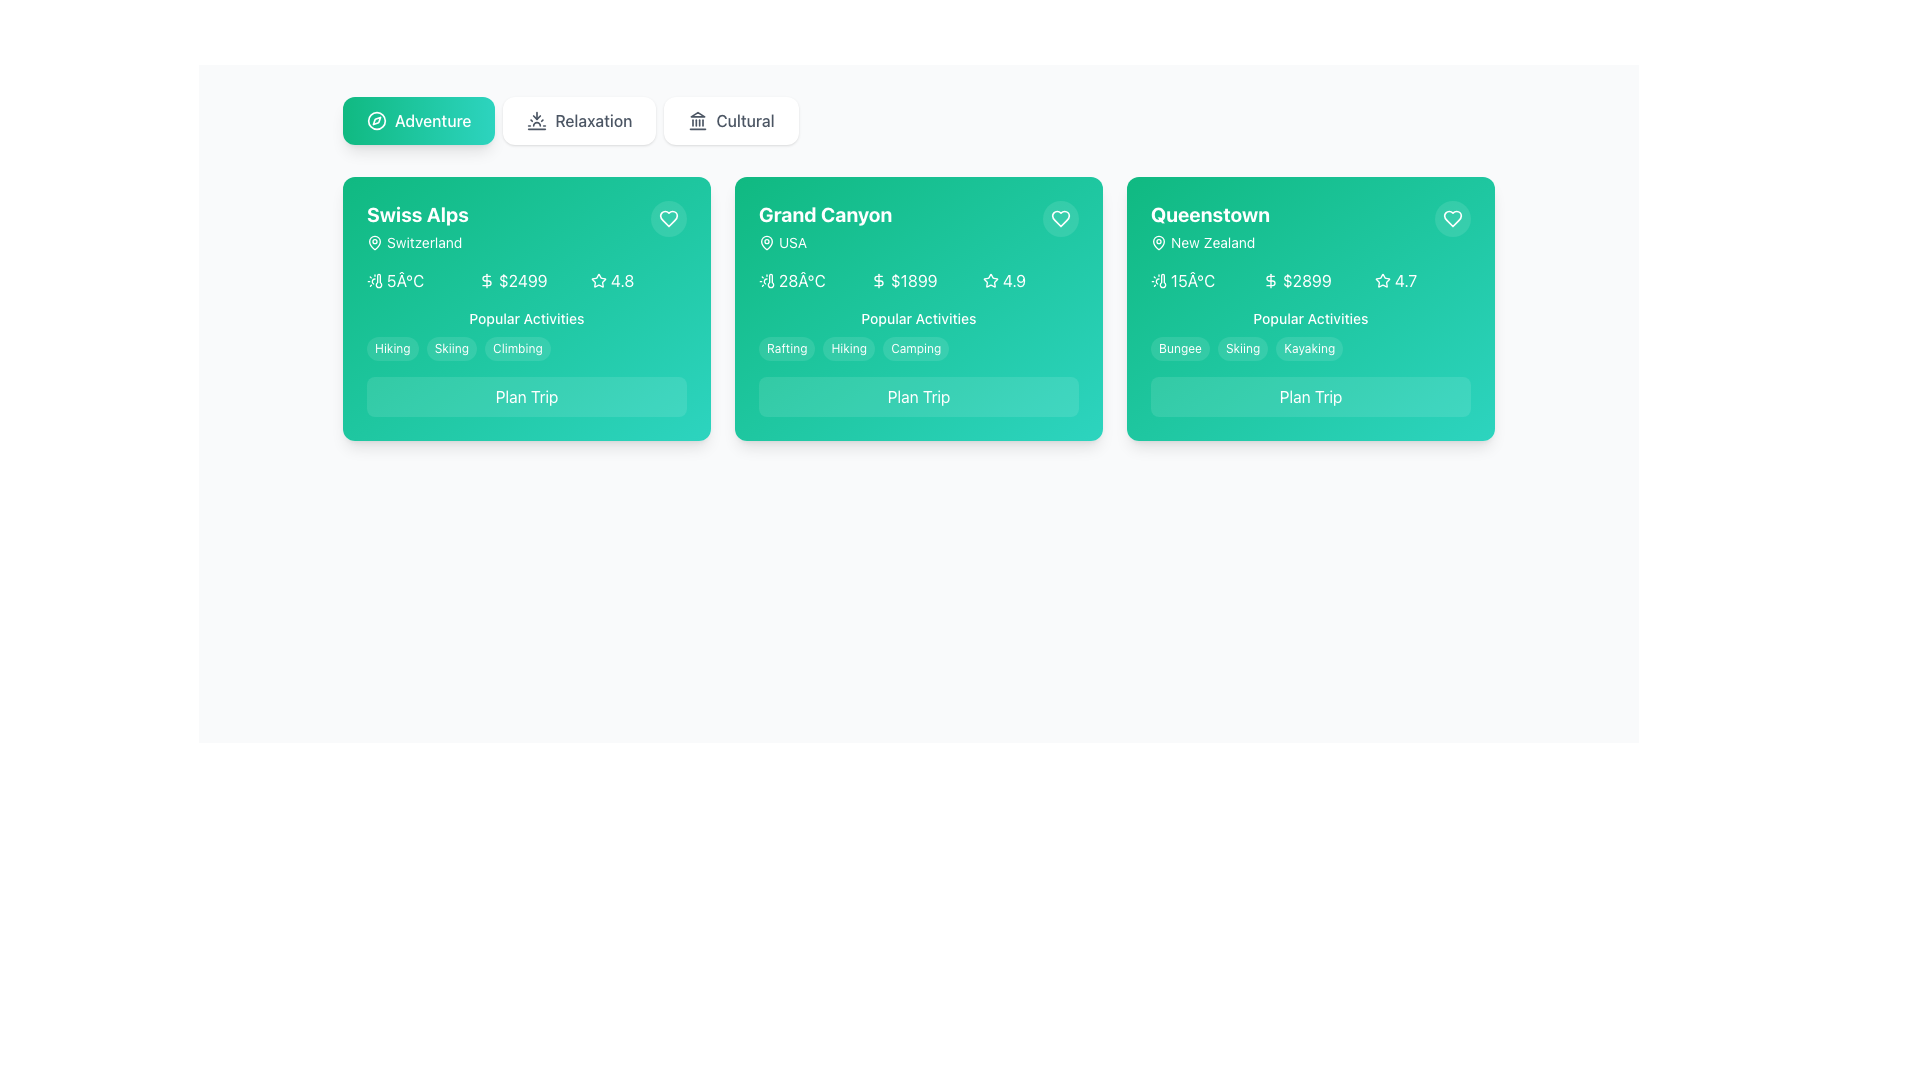 The height and width of the screenshot is (1080, 1920). Describe the element at coordinates (537, 120) in the screenshot. I see `the icon located to the left of the 'Relaxation' text in the navigation bar, which is a rectangular button with a white background and rounded edges` at that location.